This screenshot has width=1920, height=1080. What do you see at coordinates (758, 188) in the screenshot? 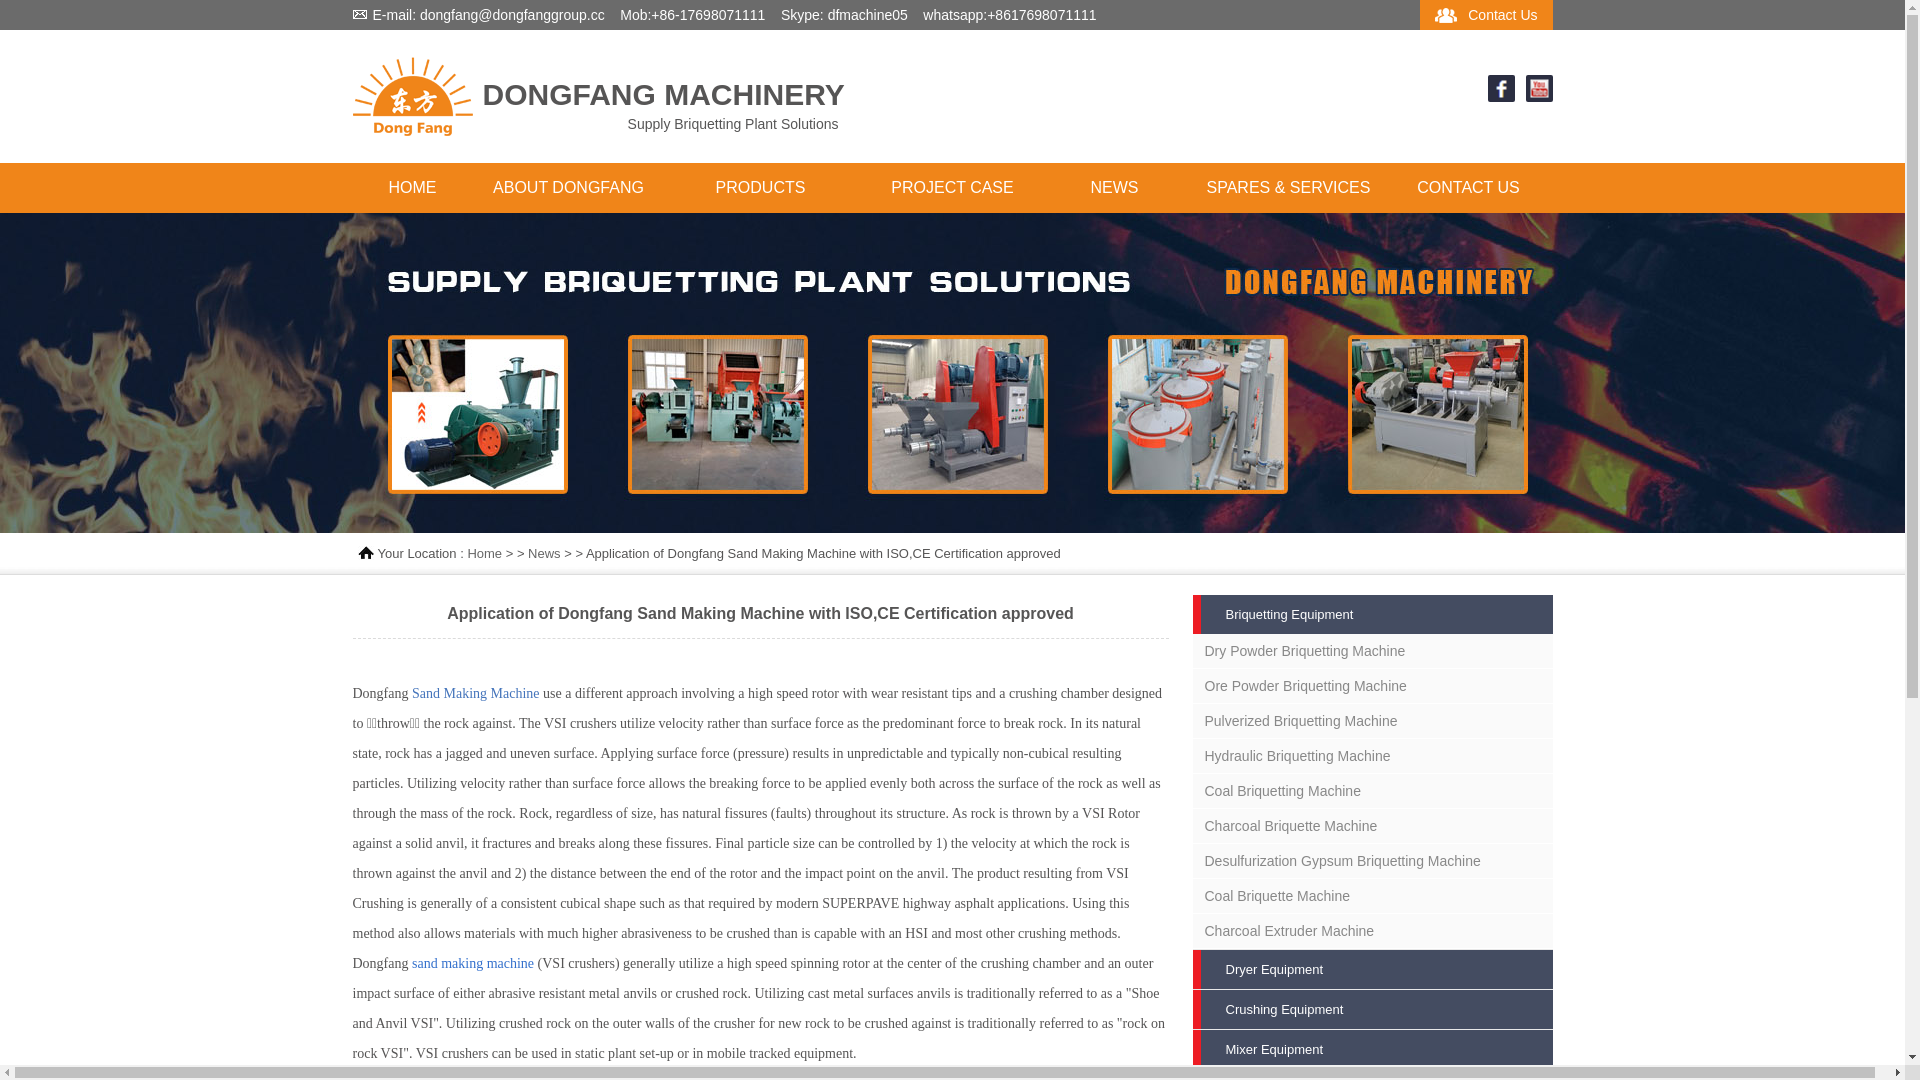
I see `'PRODUCTS'` at bounding box center [758, 188].